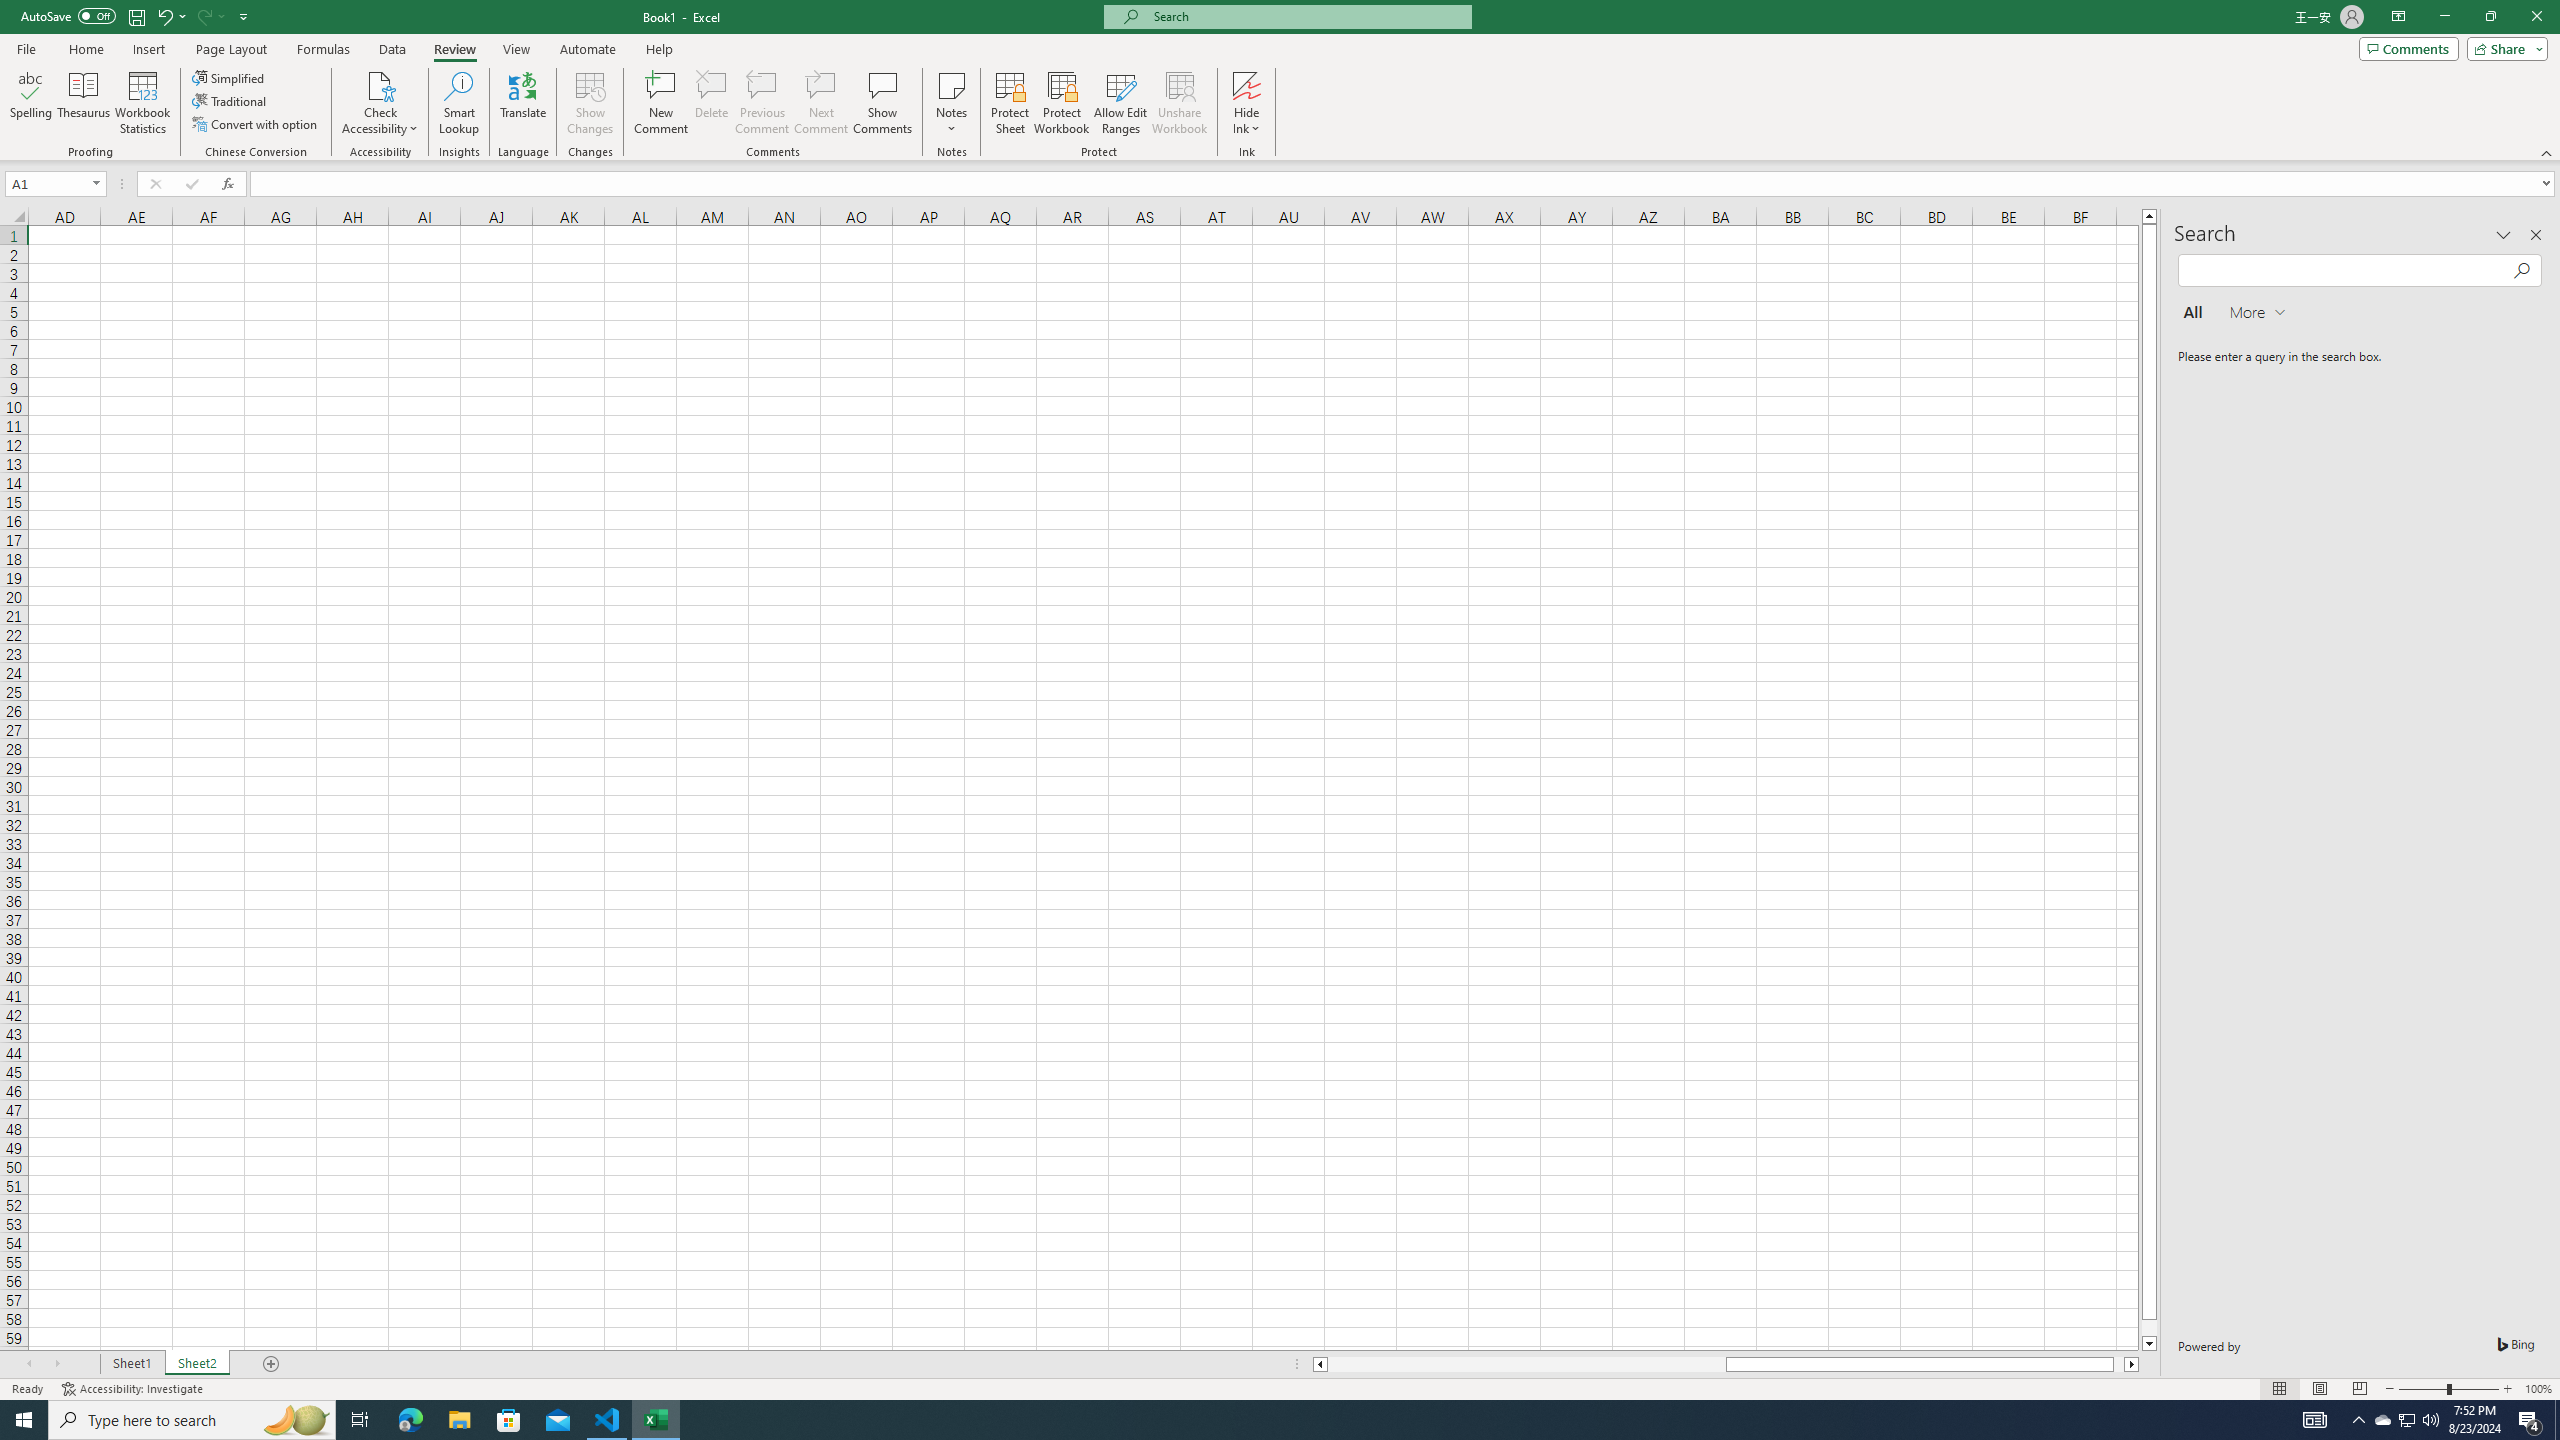  What do you see at coordinates (819, 103) in the screenshot?
I see `'Next Comment'` at bounding box center [819, 103].